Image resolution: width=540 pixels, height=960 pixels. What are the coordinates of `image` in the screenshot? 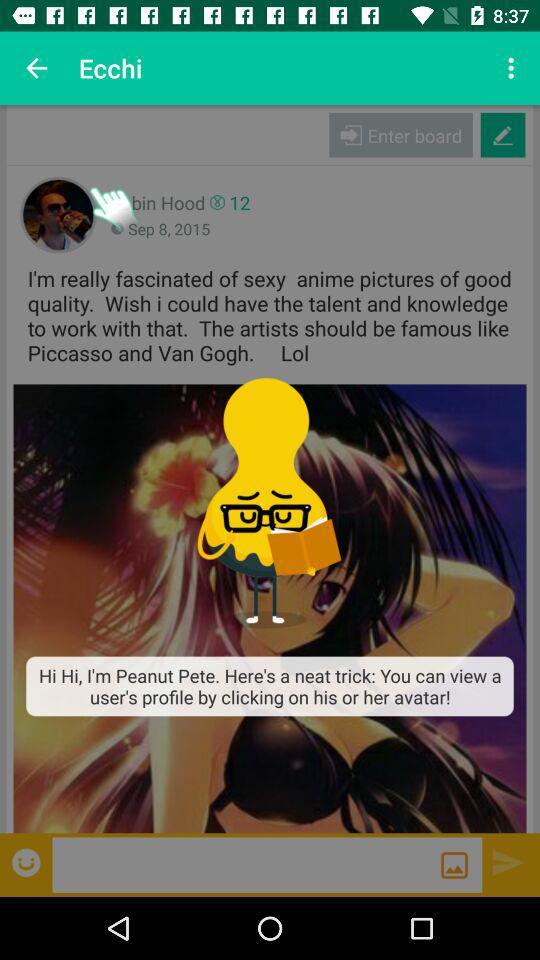 It's located at (454, 864).